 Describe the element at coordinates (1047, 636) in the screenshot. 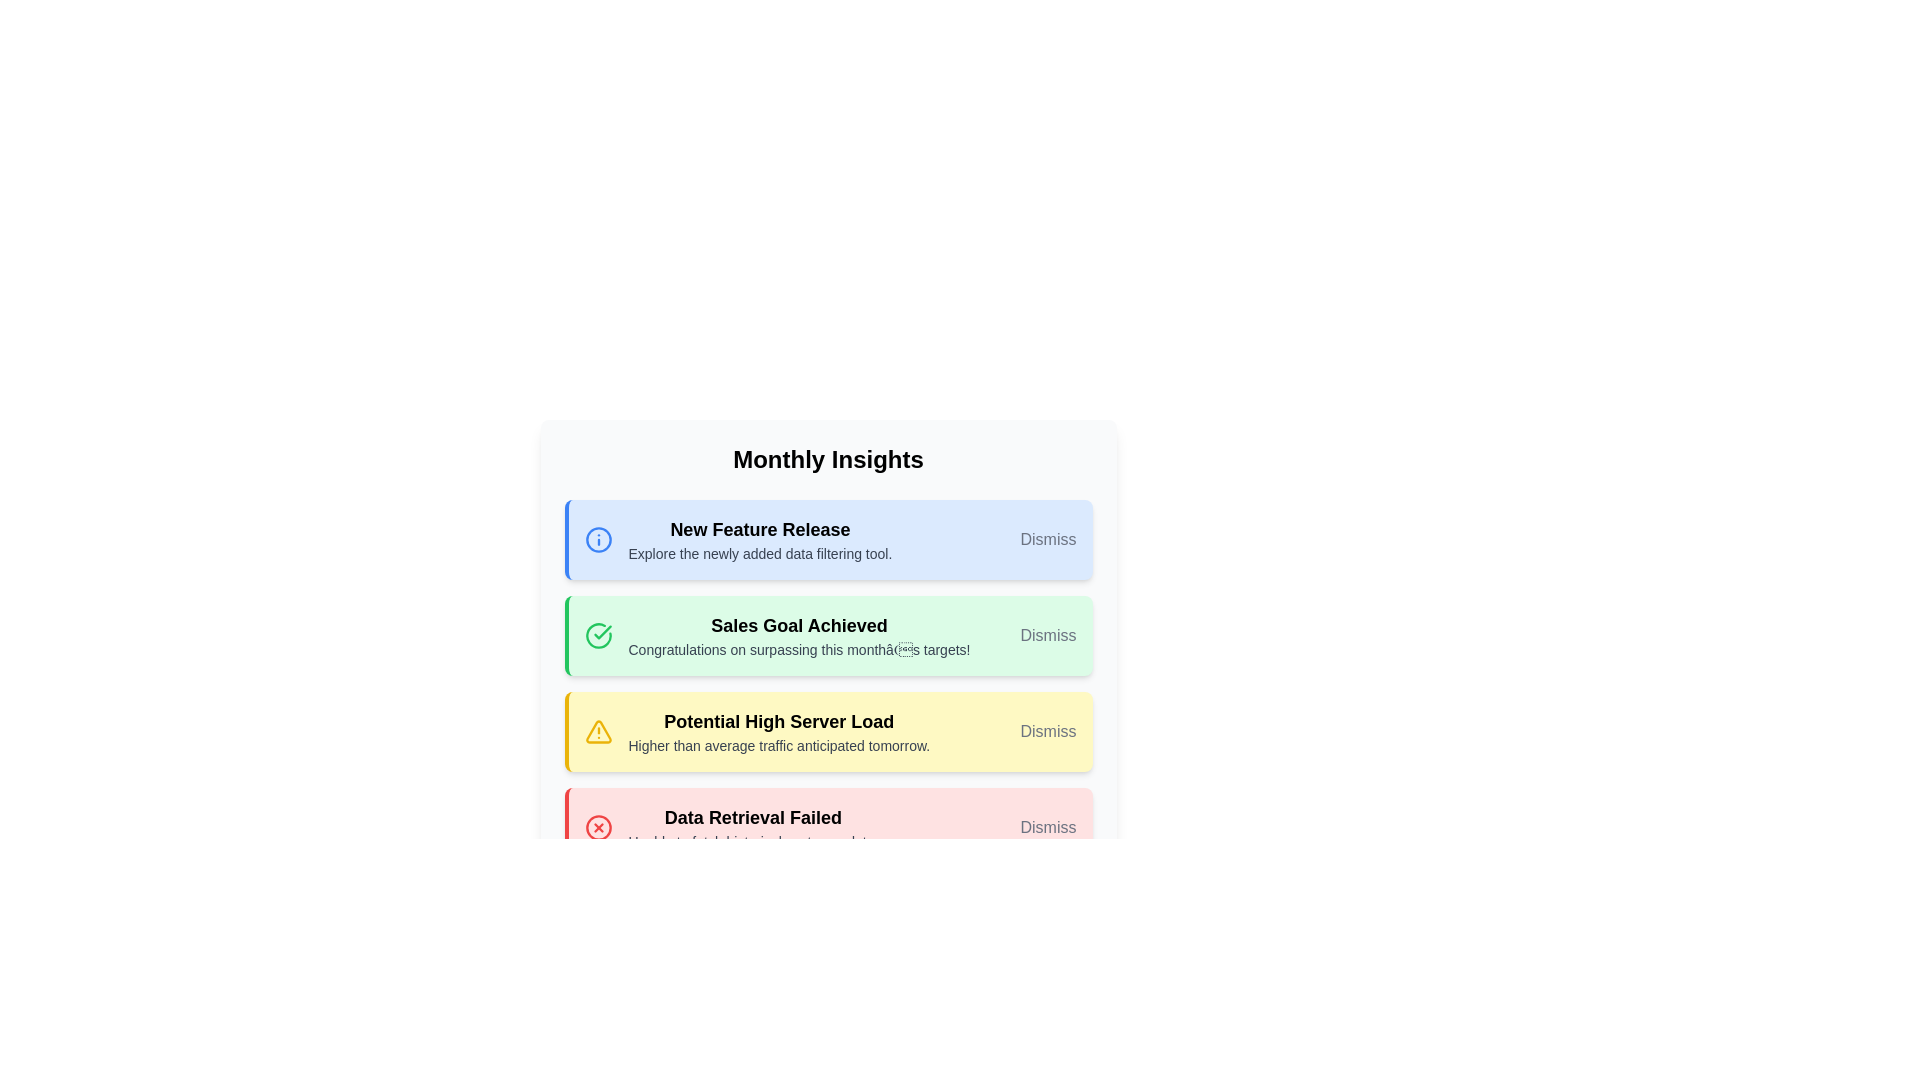

I see `the 'Dismiss' button located in the top-right corner of the highlighted notification card` at that location.